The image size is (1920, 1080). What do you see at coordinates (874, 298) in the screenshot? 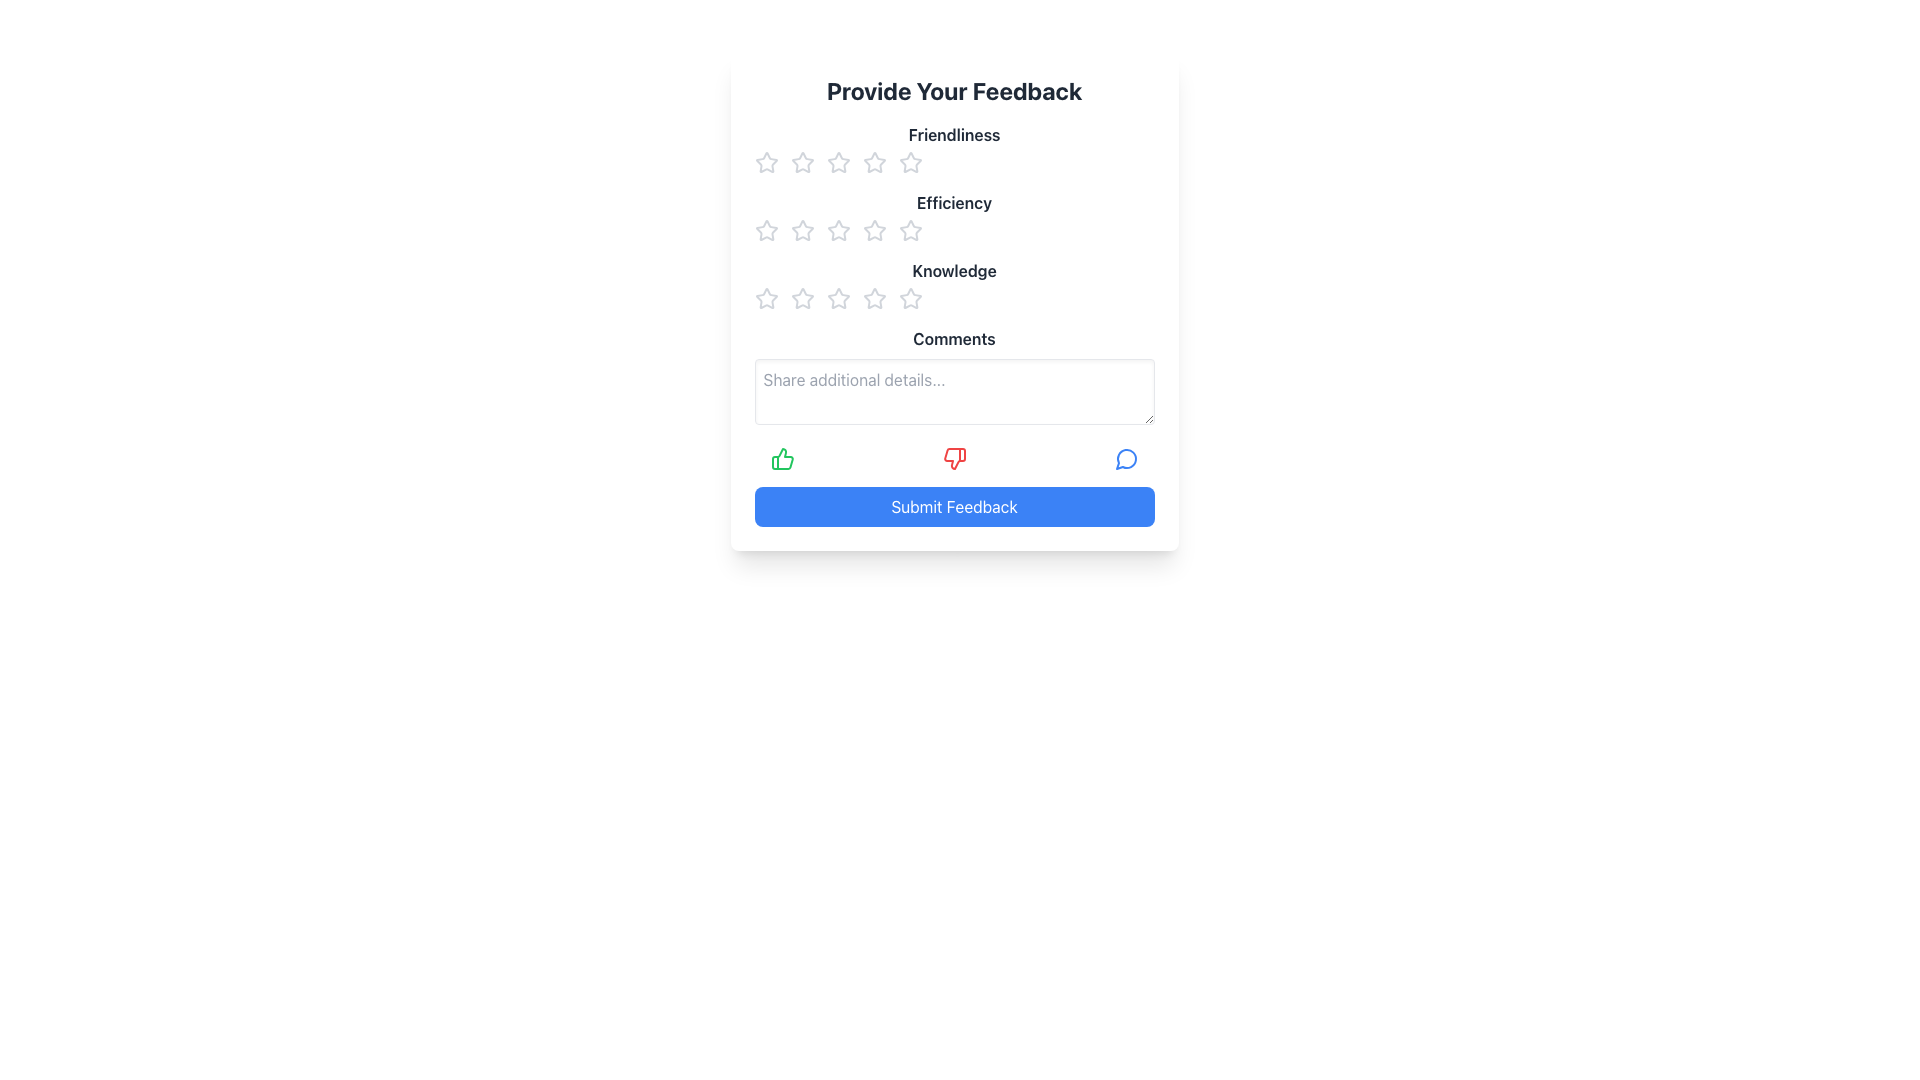
I see `the hollow star icon located in the third row and fourth column of the star rating interface to rate the 'Knowledge' category` at bounding box center [874, 298].